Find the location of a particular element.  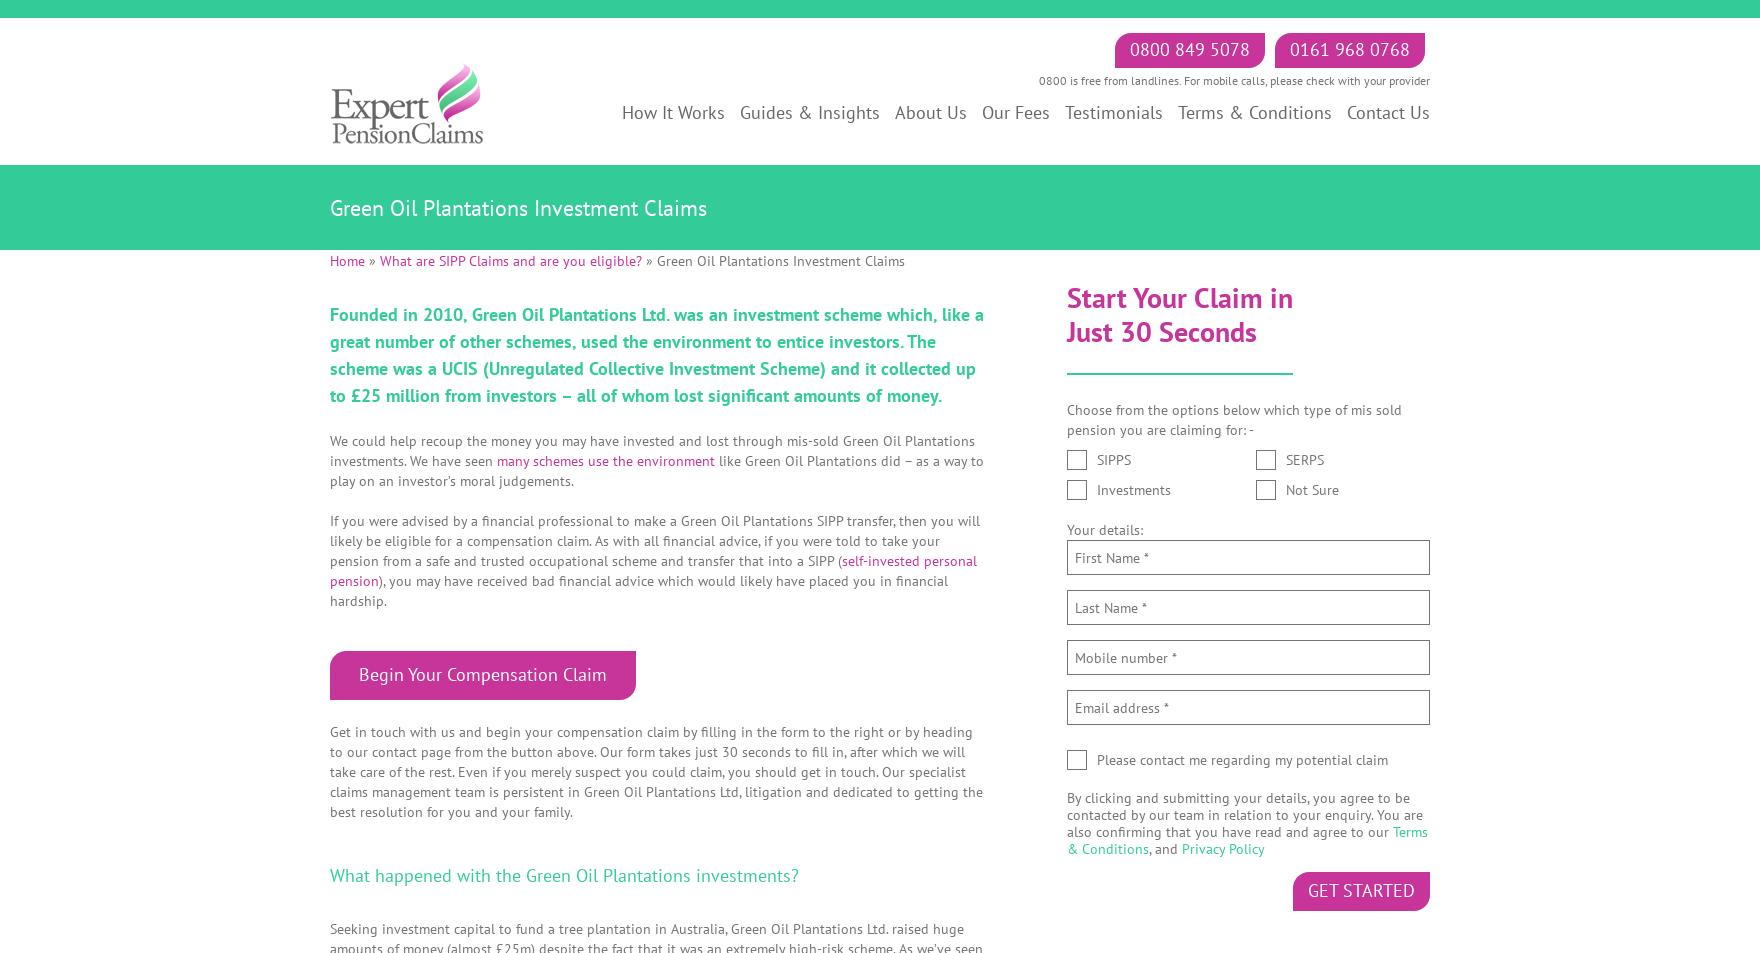

'. We have seen' is located at coordinates (450, 459).